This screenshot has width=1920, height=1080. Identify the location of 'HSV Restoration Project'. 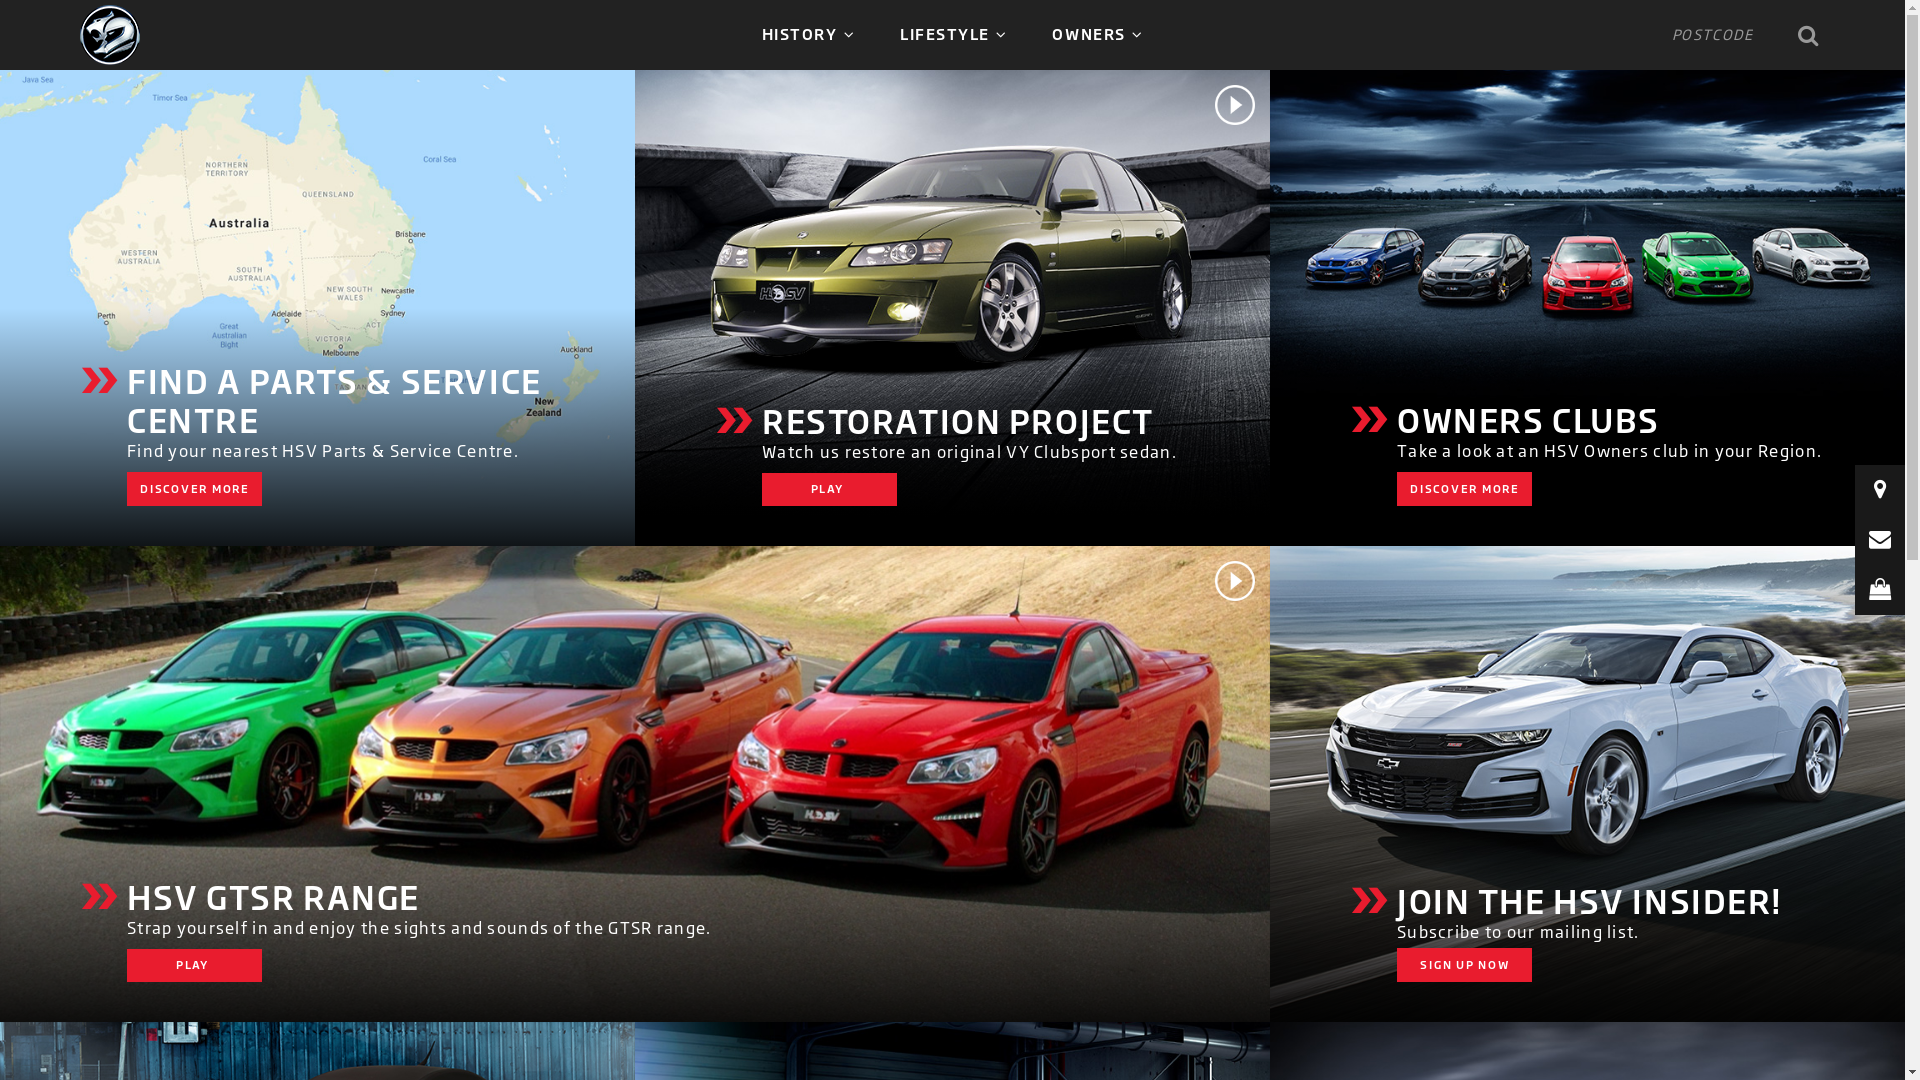
(951, 308).